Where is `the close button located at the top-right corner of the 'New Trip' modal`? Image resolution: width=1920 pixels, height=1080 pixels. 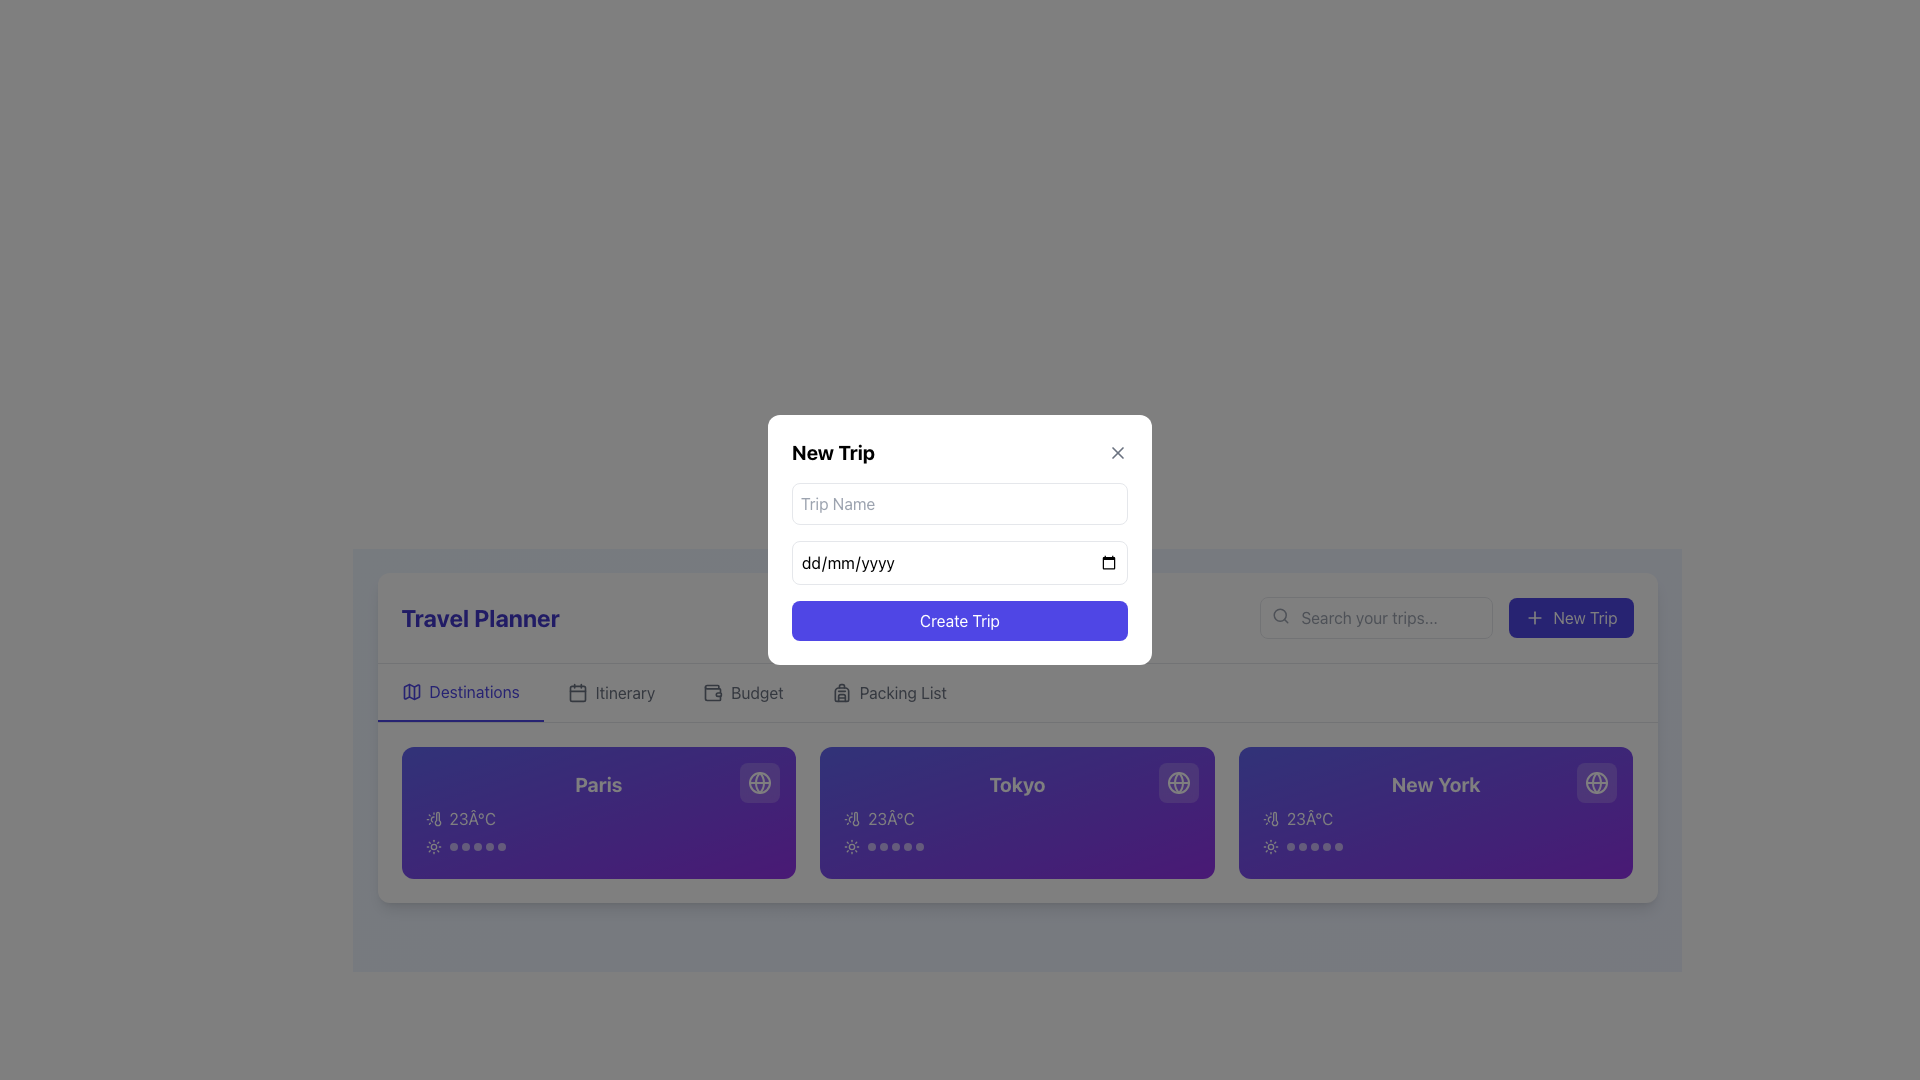 the close button located at the top-right corner of the 'New Trip' modal is located at coordinates (1117, 452).